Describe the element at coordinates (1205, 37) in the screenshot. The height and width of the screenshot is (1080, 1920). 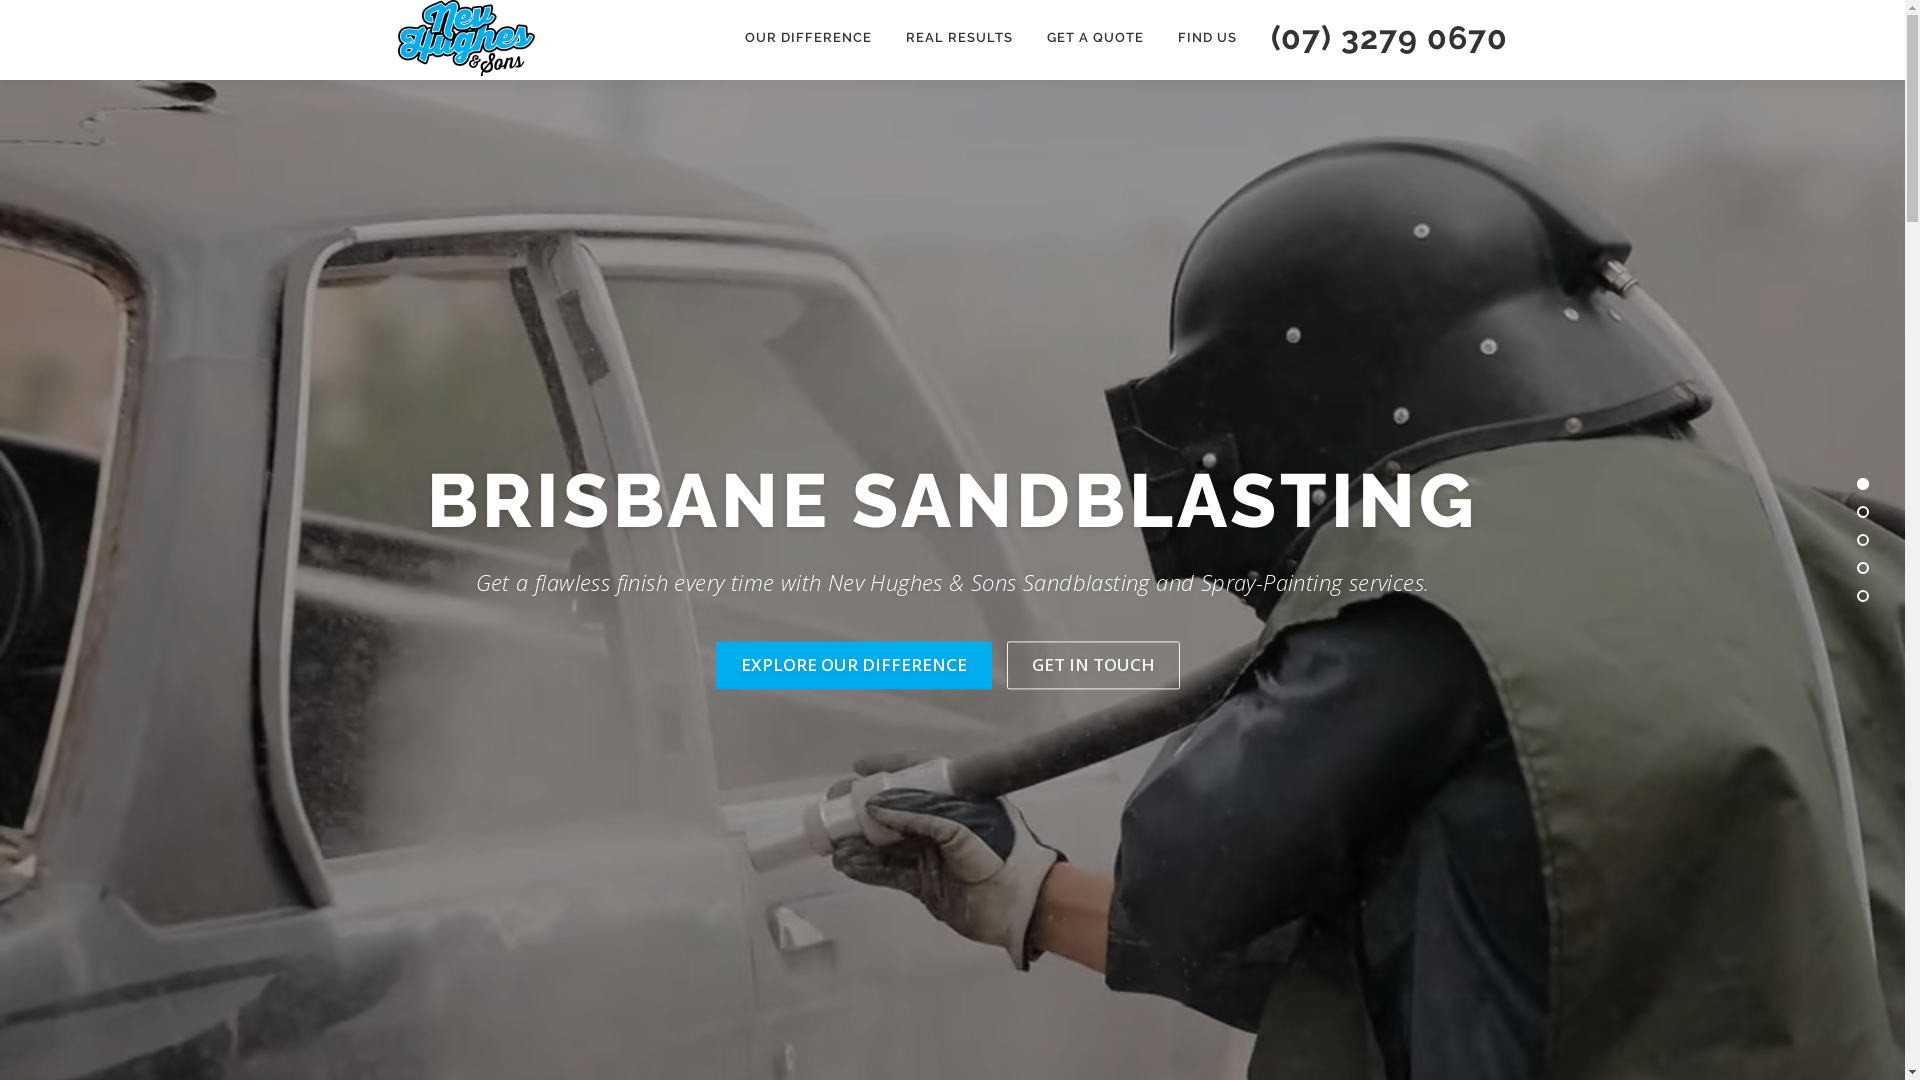
I see `'FIND US'` at that location.